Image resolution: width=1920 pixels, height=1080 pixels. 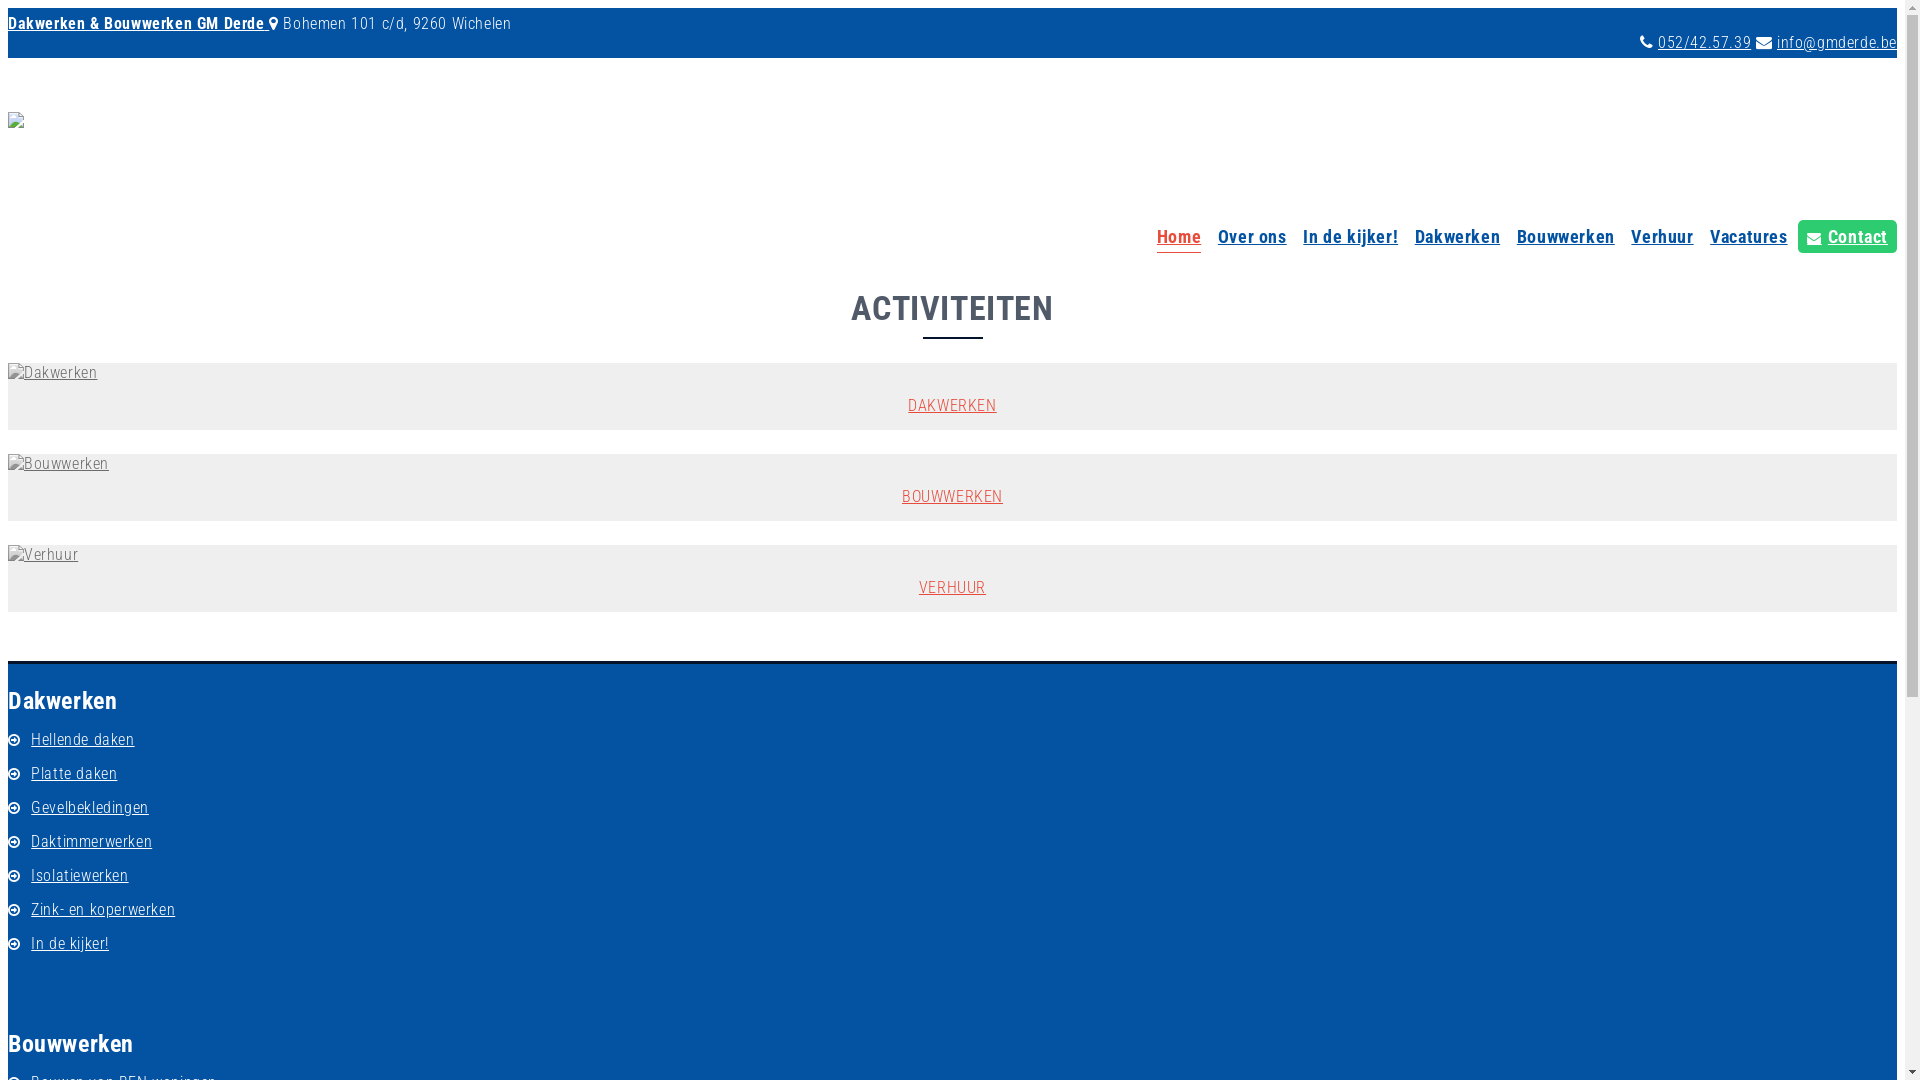 What do you see at coordinates (1837, 42) in the screenshot?
I see `'info@gmderde.be'` at bounding box center [1837, 42].